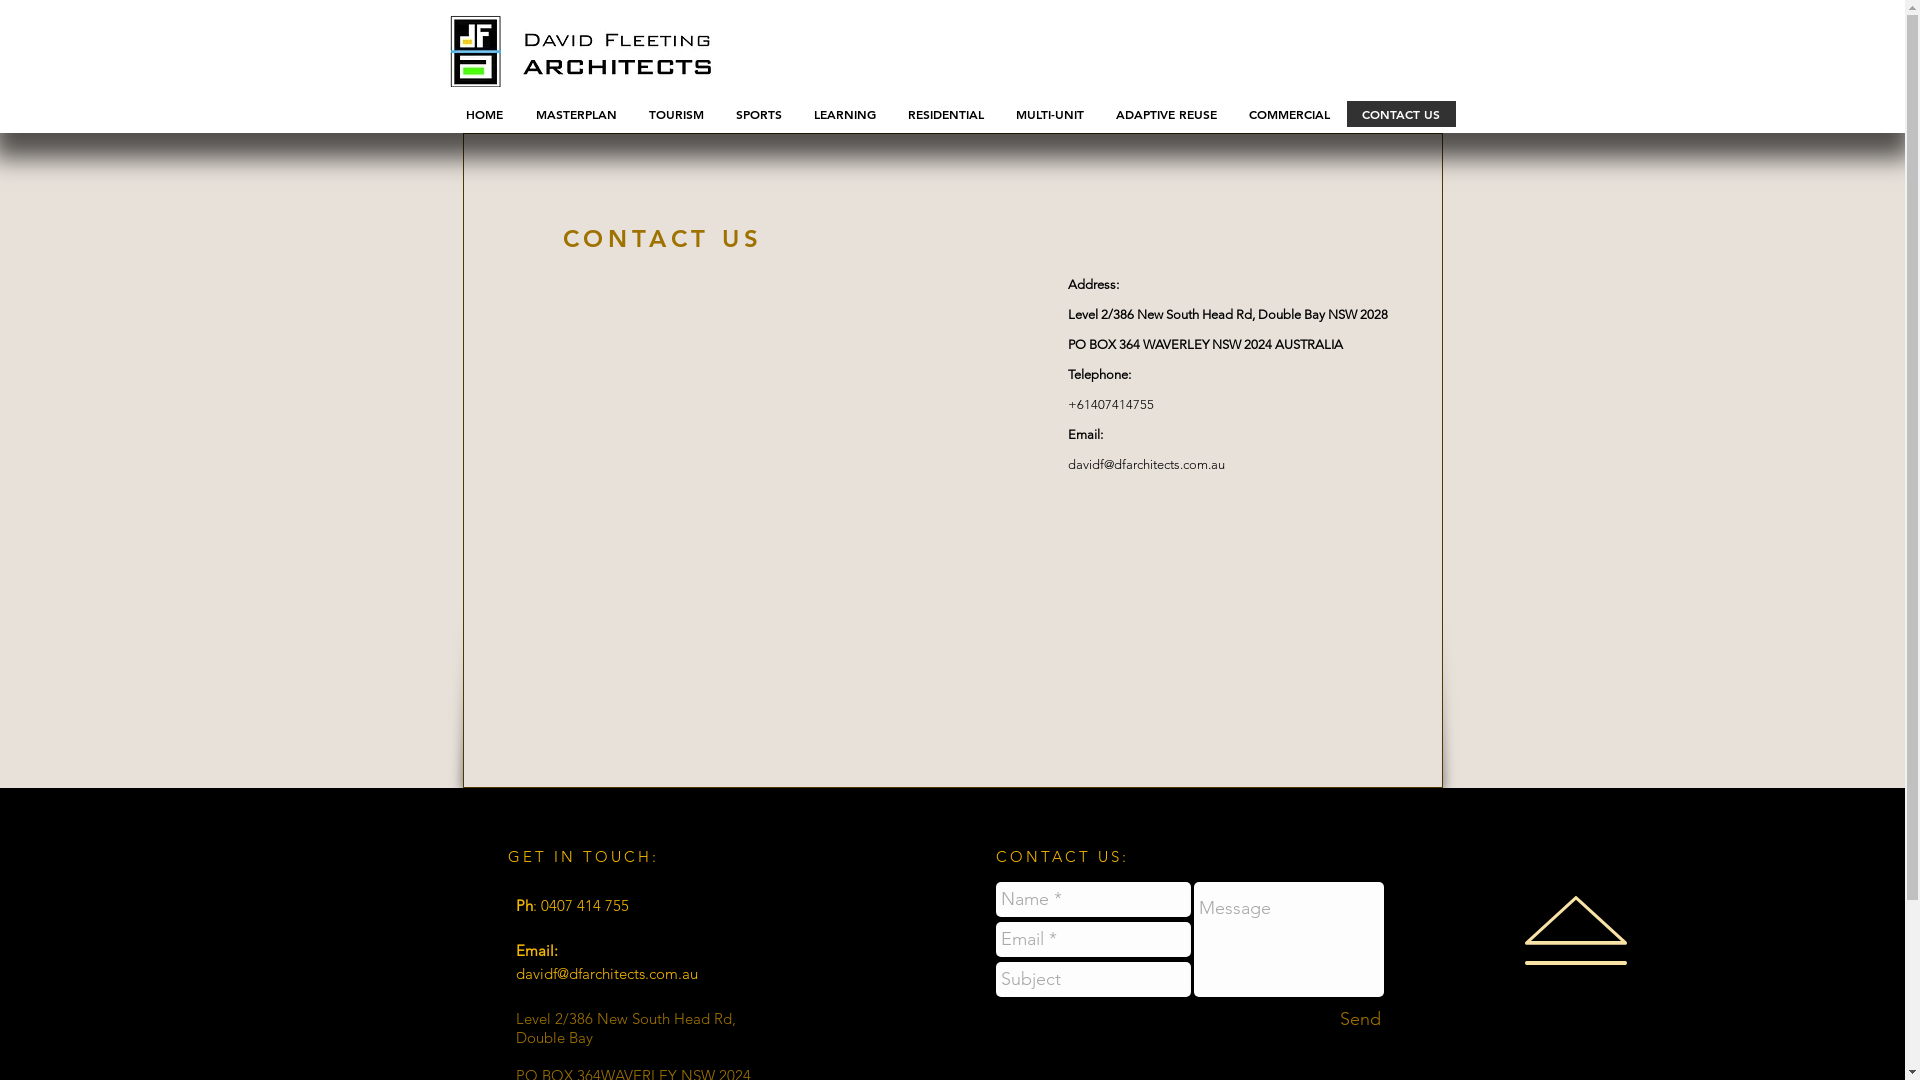  What do you see at coordinates (844, 114) in the screenshot?
I see `'LEARNING'` at bounding box center [844, 114].